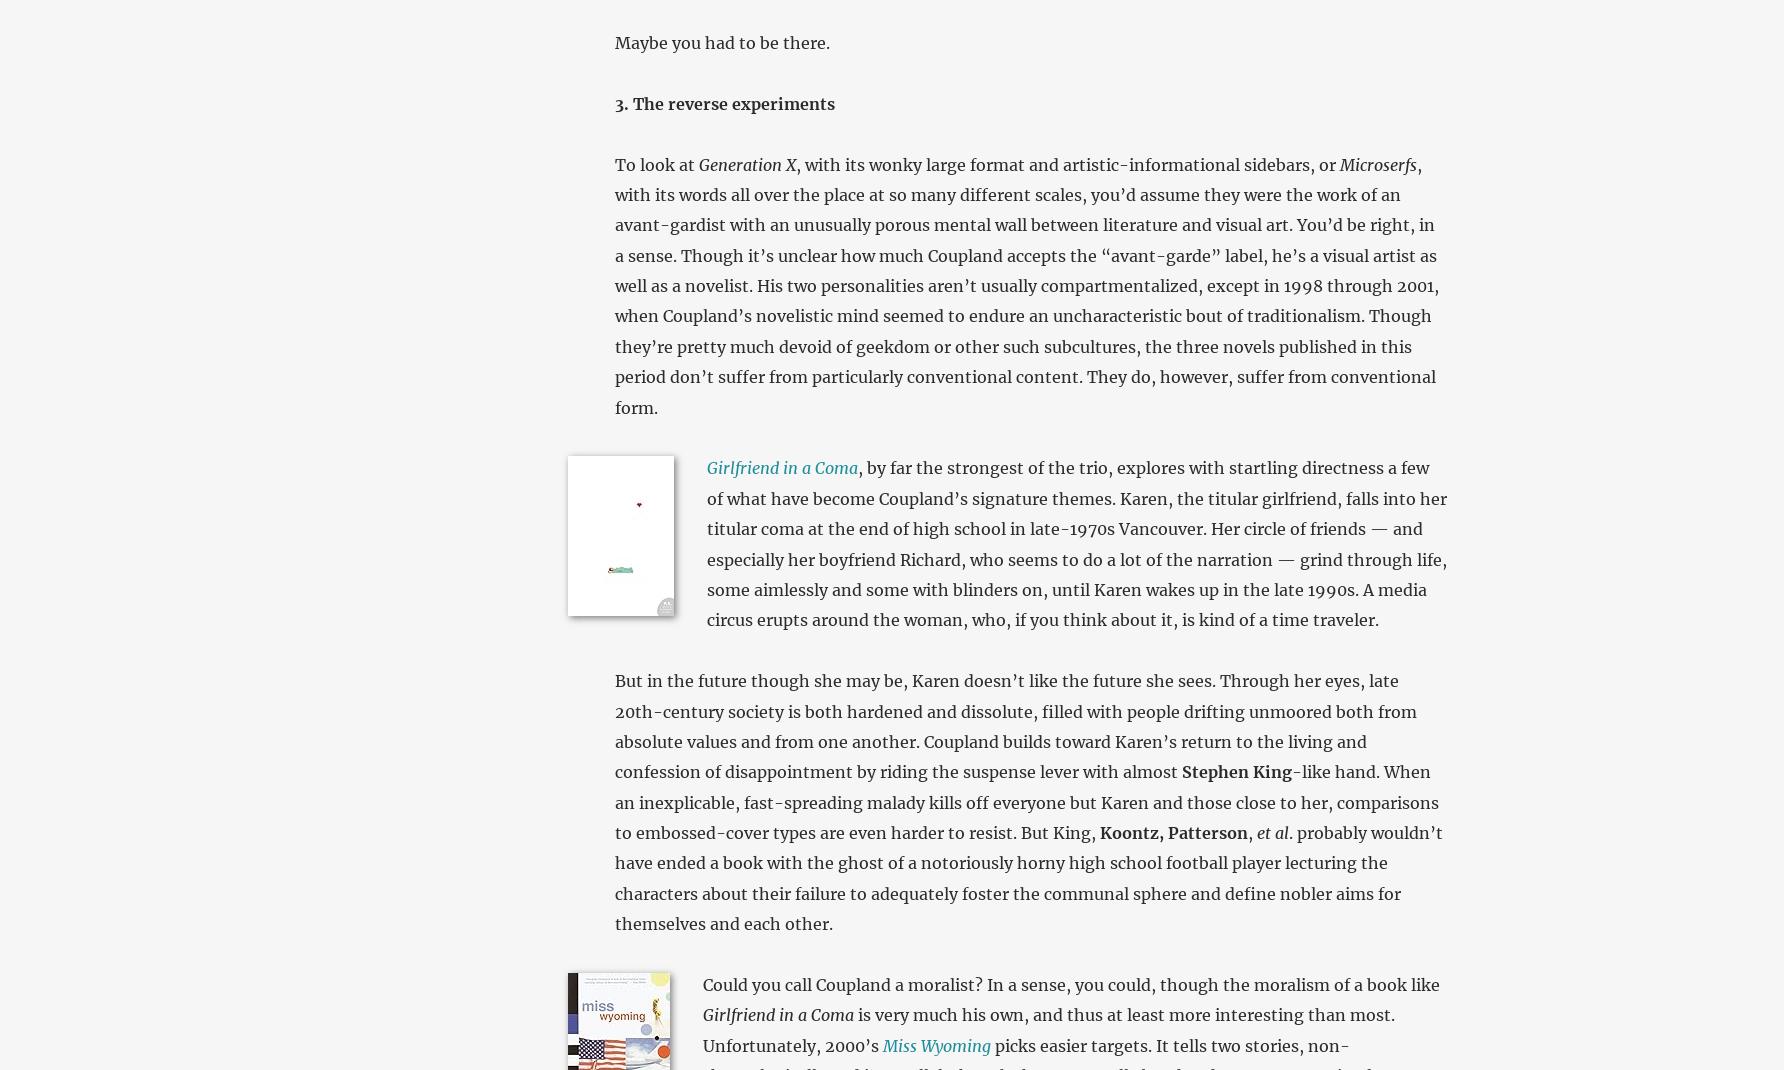 This screenshot has width=1784, height=1070. I want to click on 'Miss Wyoming', so click(936, 1044).